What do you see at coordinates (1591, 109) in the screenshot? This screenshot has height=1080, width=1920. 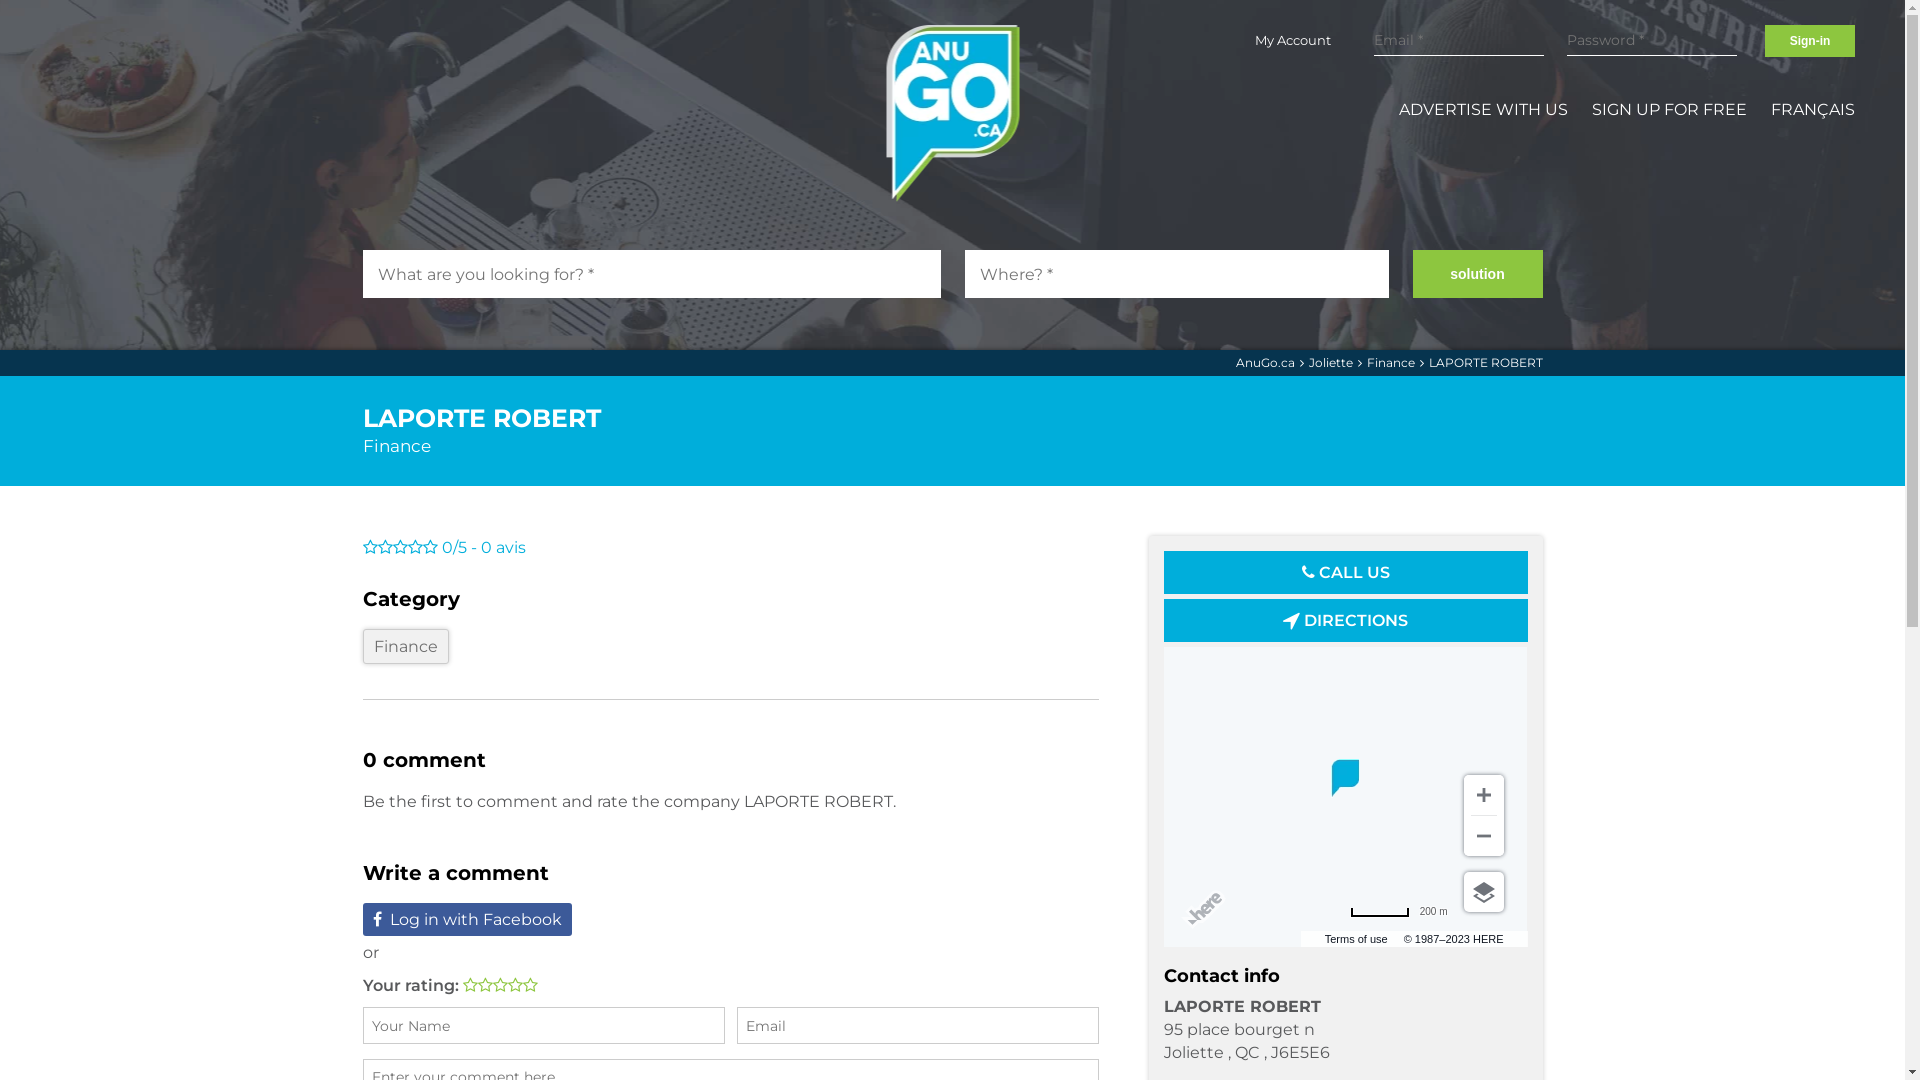 I see `'SIGN UP FOR FREE'` at bounding box center [1591, 109].